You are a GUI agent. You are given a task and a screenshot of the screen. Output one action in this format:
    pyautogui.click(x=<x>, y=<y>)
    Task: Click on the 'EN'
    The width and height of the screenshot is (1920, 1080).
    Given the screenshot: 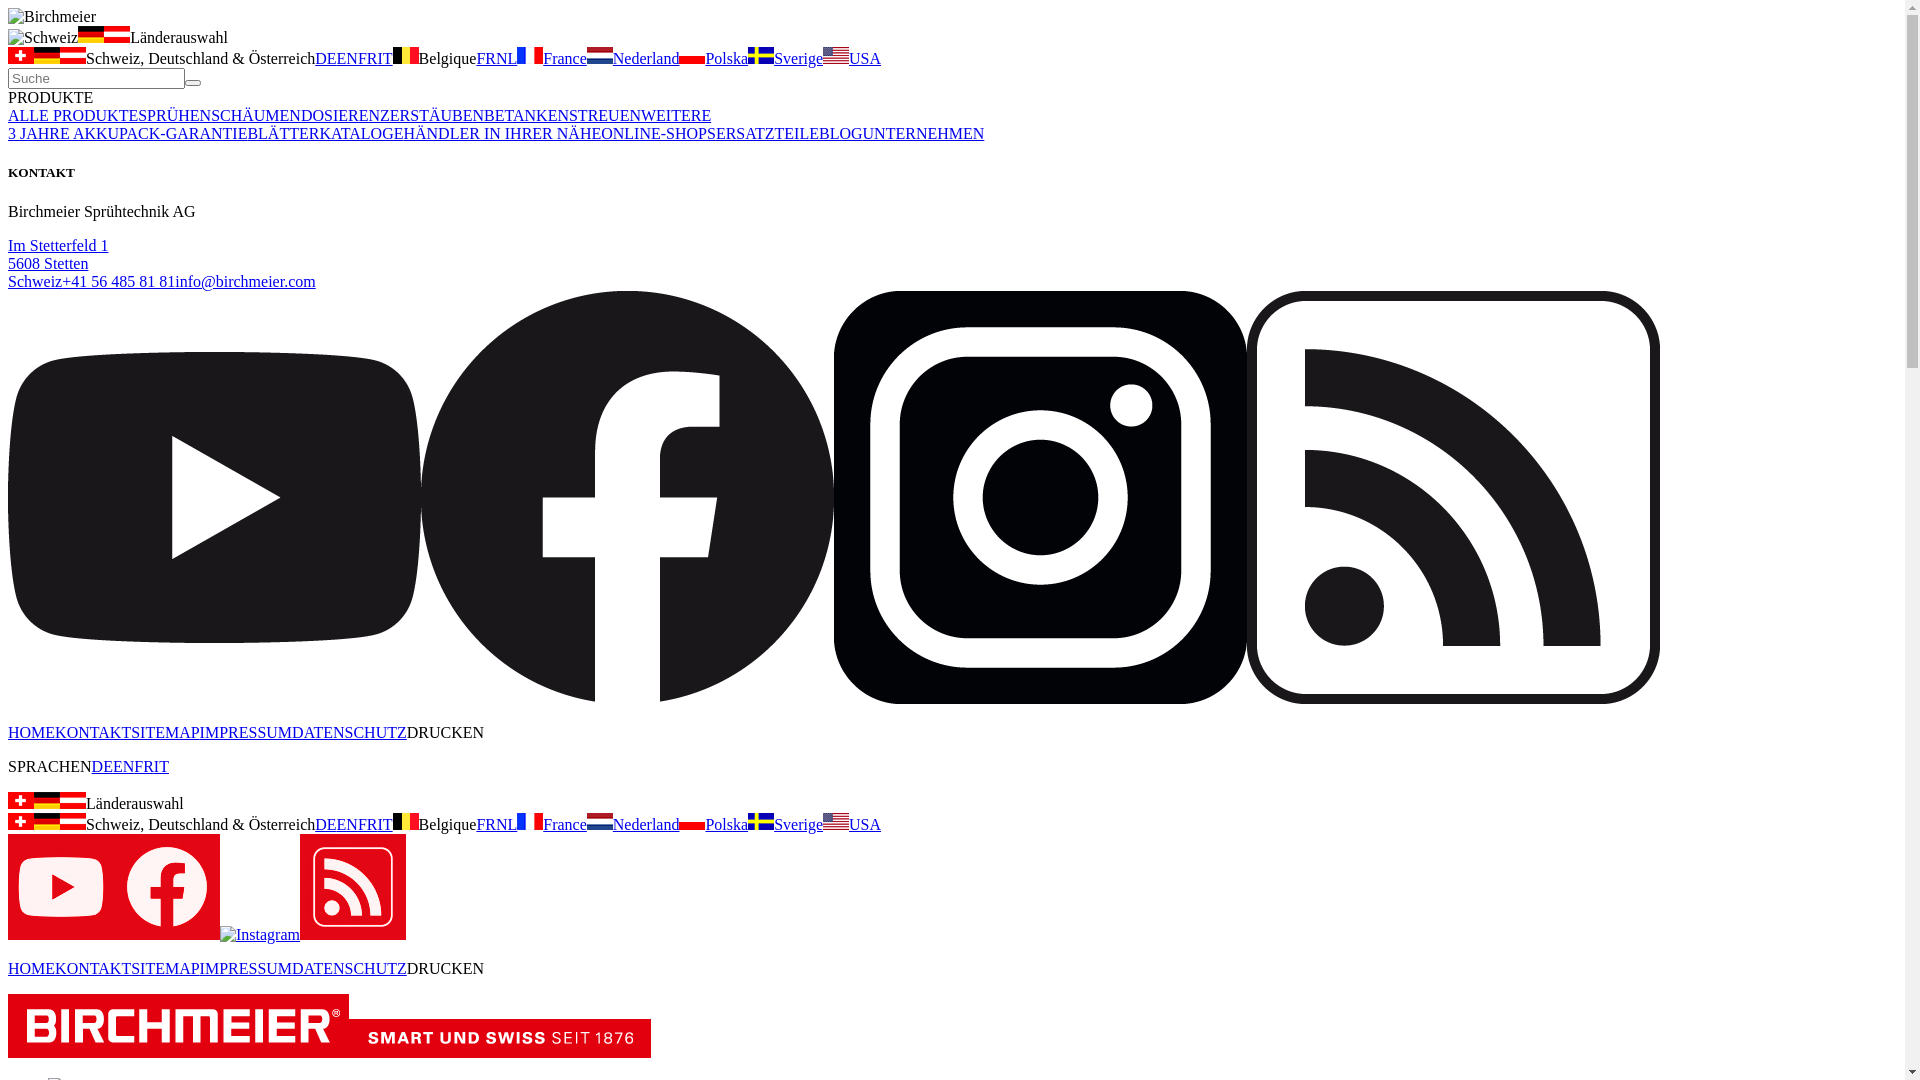 What is the action you would take?
    pyautogui.click(x=347, y=824)
    